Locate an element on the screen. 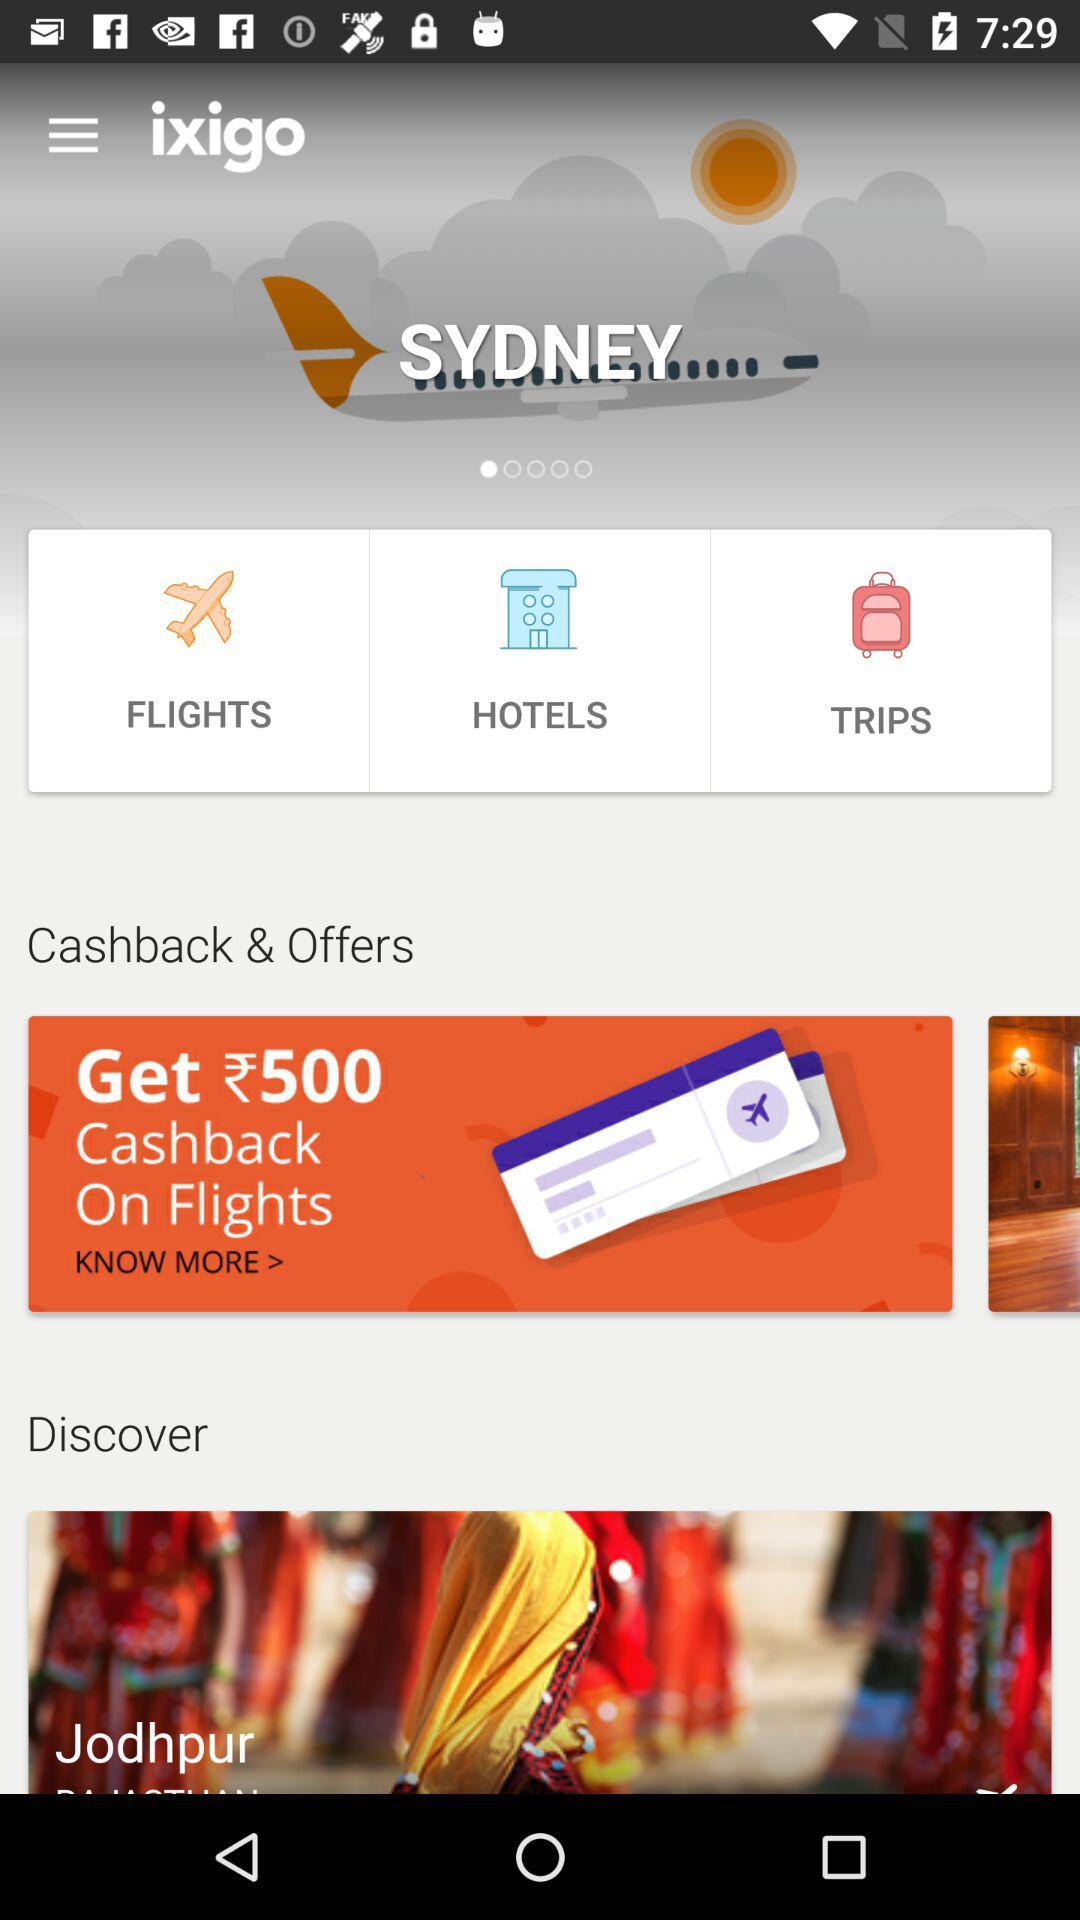 This screenshot has width=1080, height=1920. the hotels icon is located at coordinates (540, 660).